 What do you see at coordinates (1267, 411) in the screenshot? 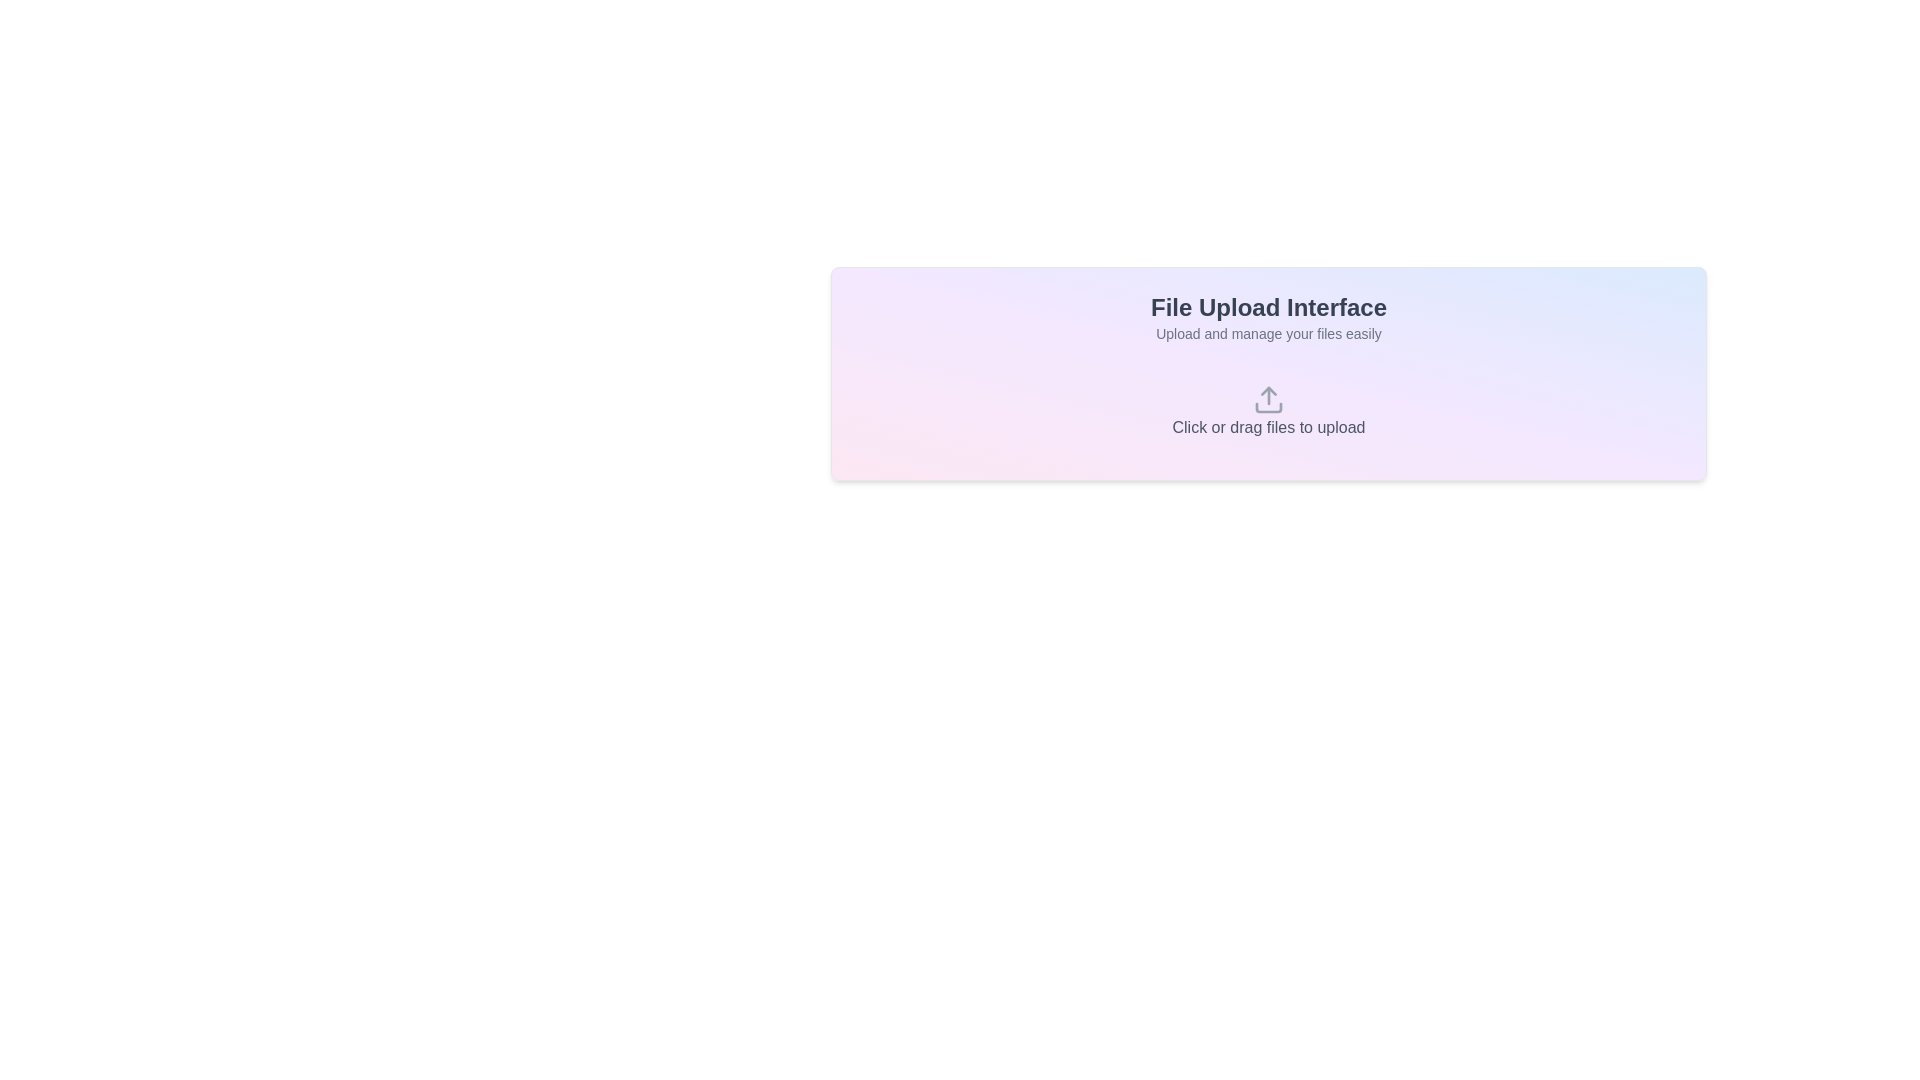
I see `the File upload zone, which is the main component of the file upload interface located beneath the heading 'File Upload Interface'` at bounding box center [1267, 411].